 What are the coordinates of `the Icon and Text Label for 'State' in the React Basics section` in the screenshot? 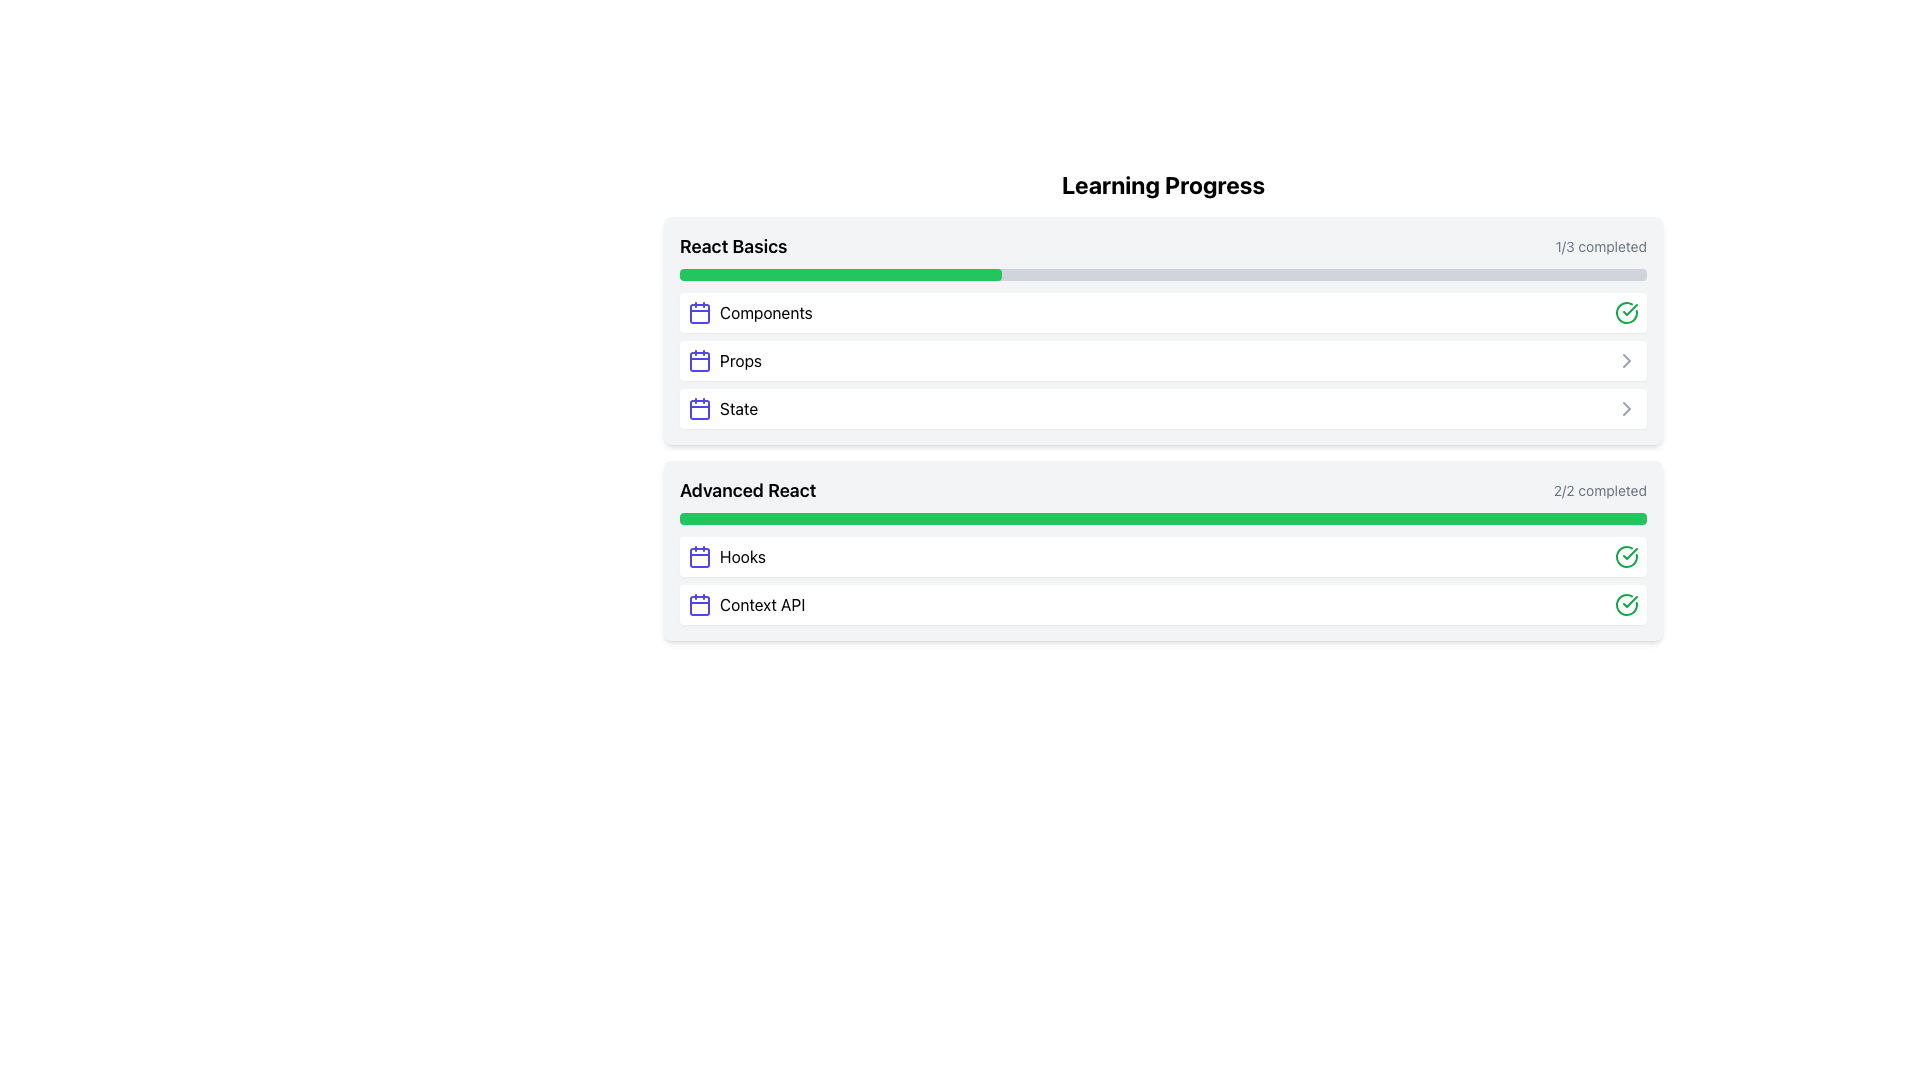 It's located at (722, 407).